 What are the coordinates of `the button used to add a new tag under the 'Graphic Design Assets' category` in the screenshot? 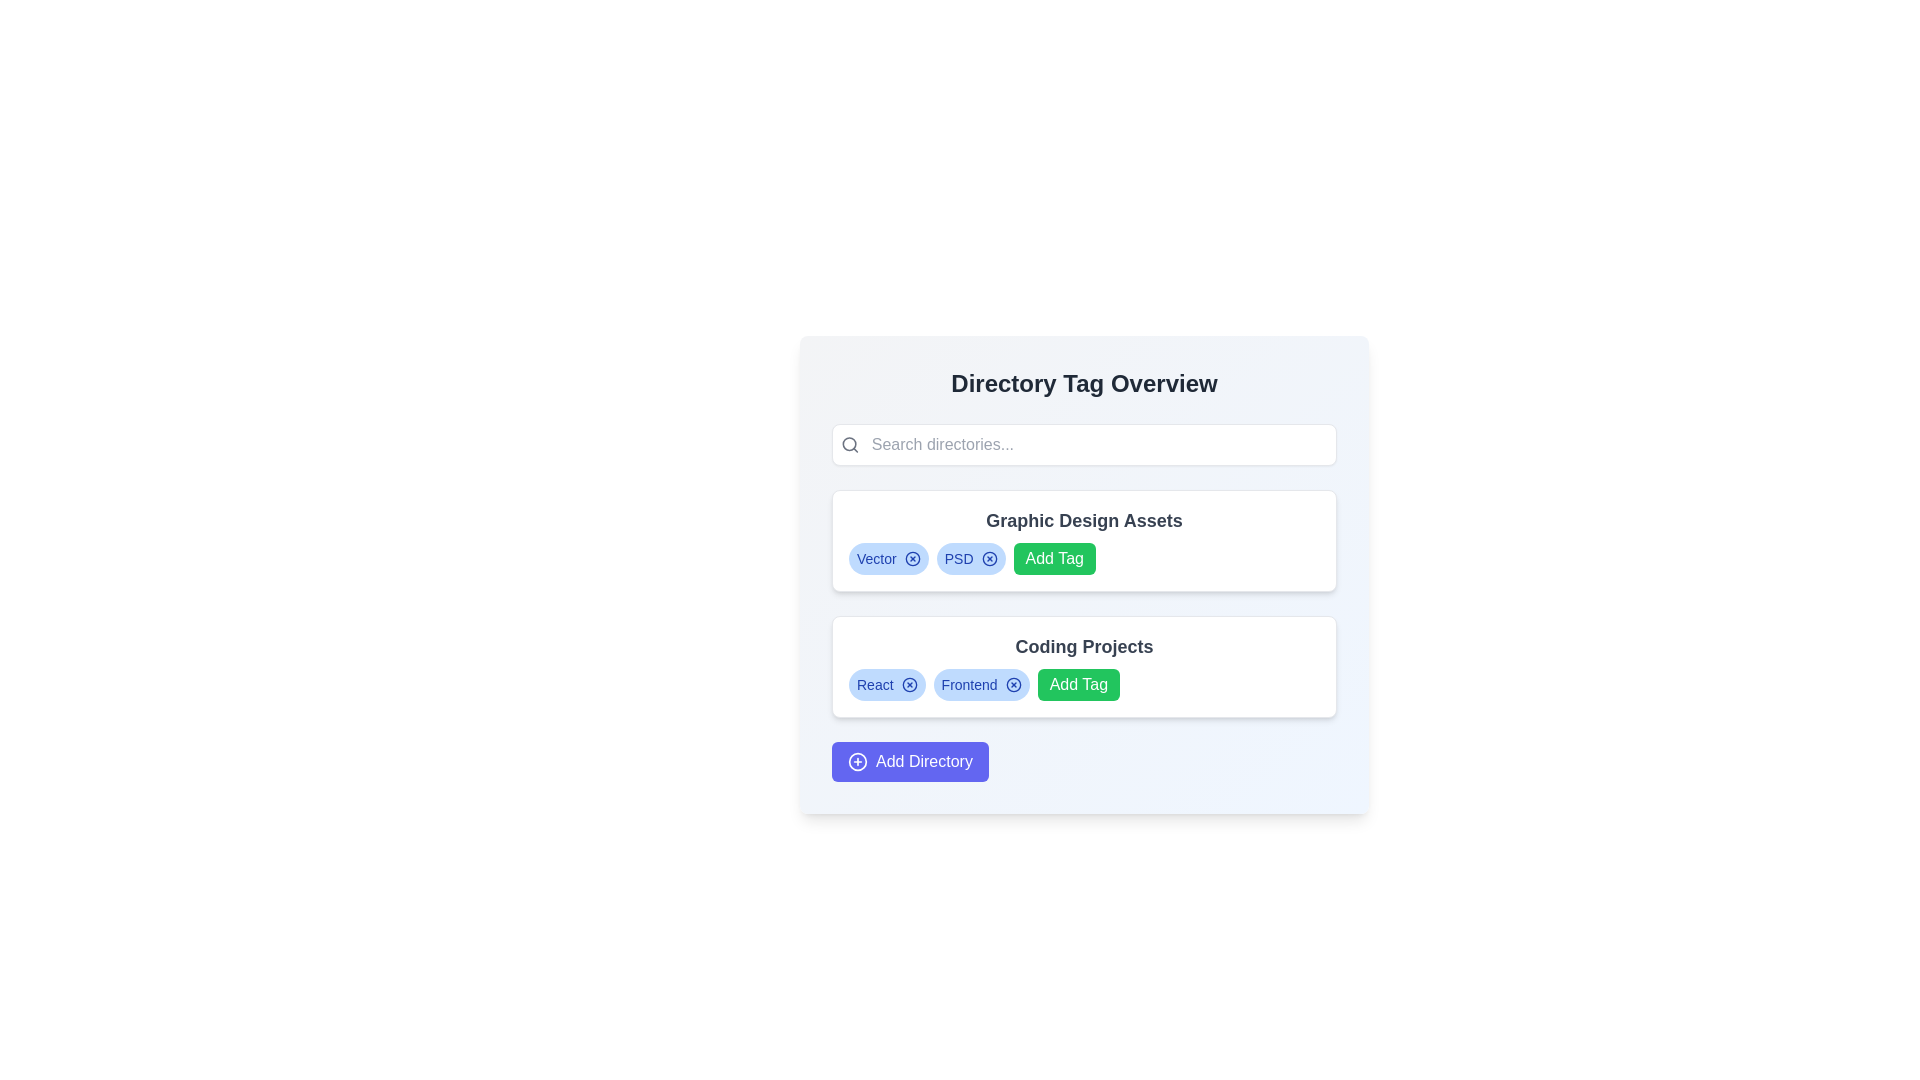 It's located at (1053, 559).